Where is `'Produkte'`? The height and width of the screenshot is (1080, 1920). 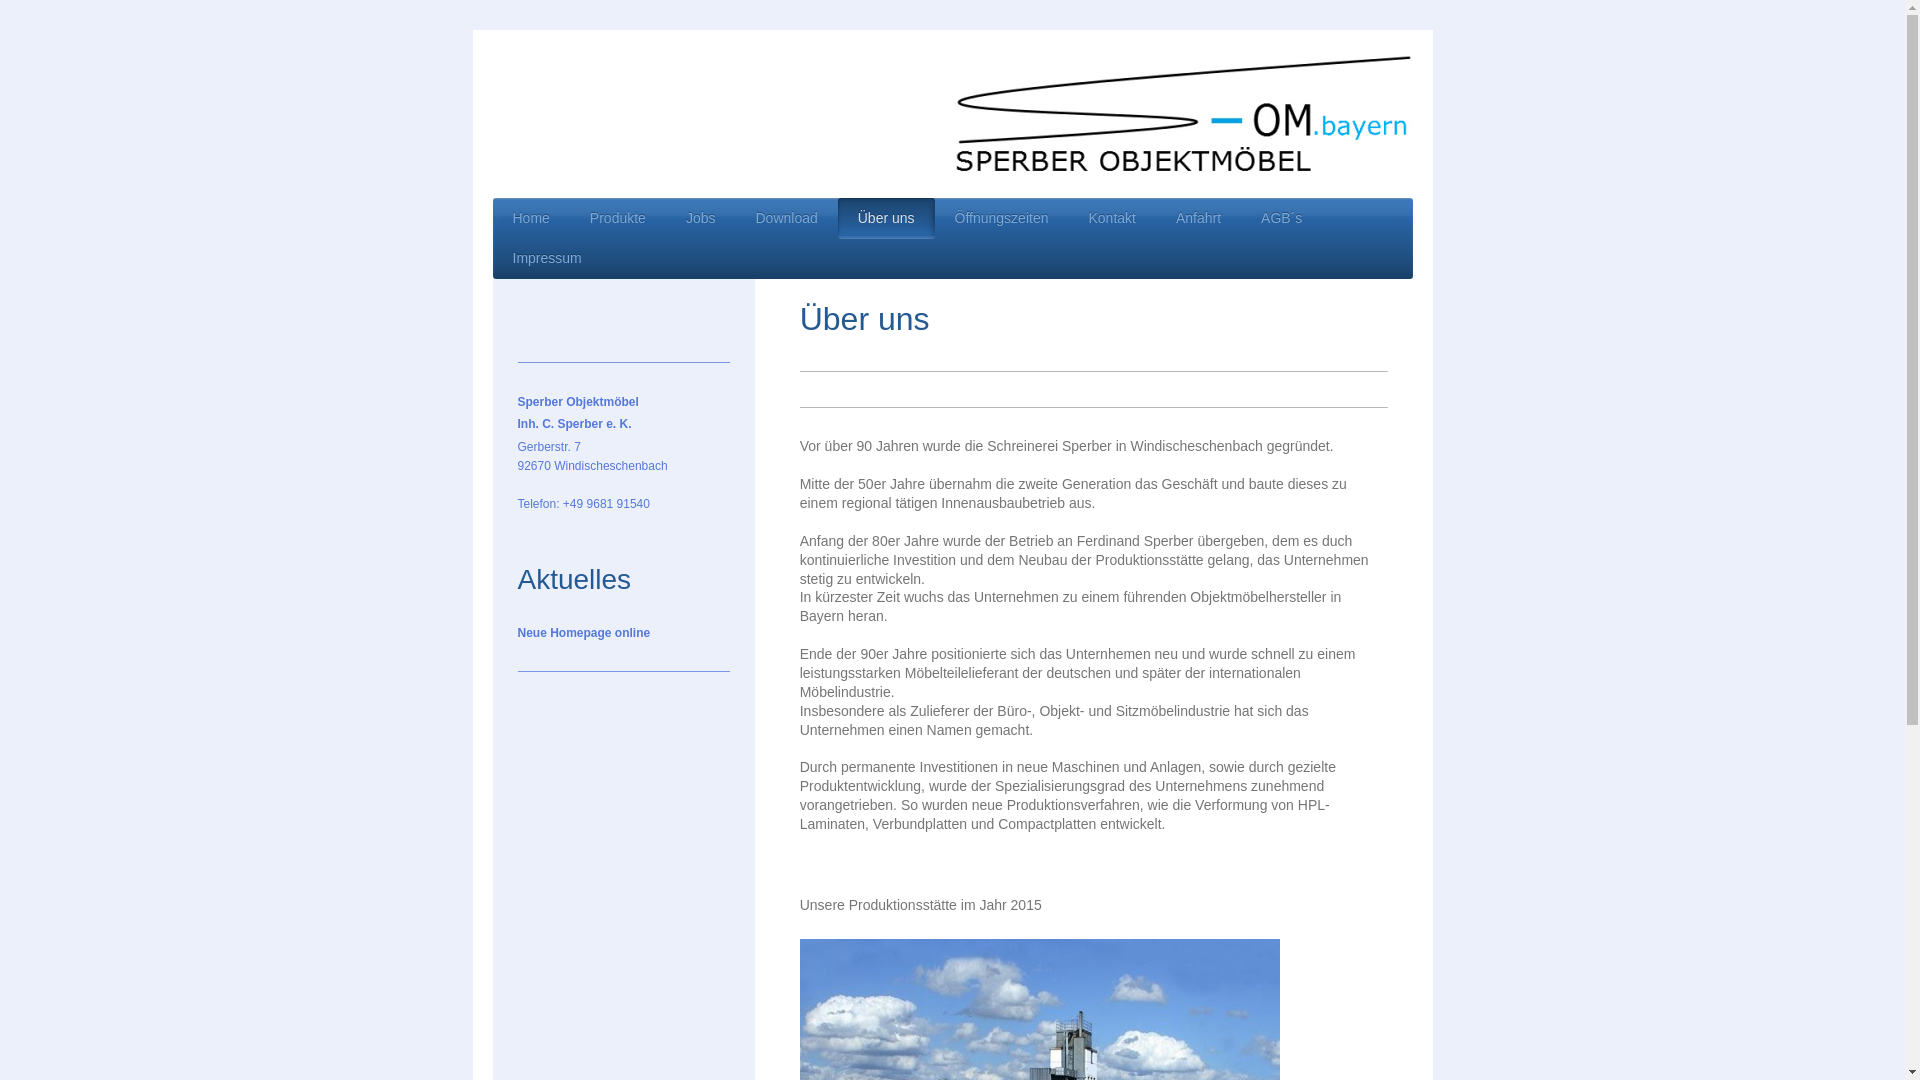 'Produkte' is located at coordinates (617, 218).